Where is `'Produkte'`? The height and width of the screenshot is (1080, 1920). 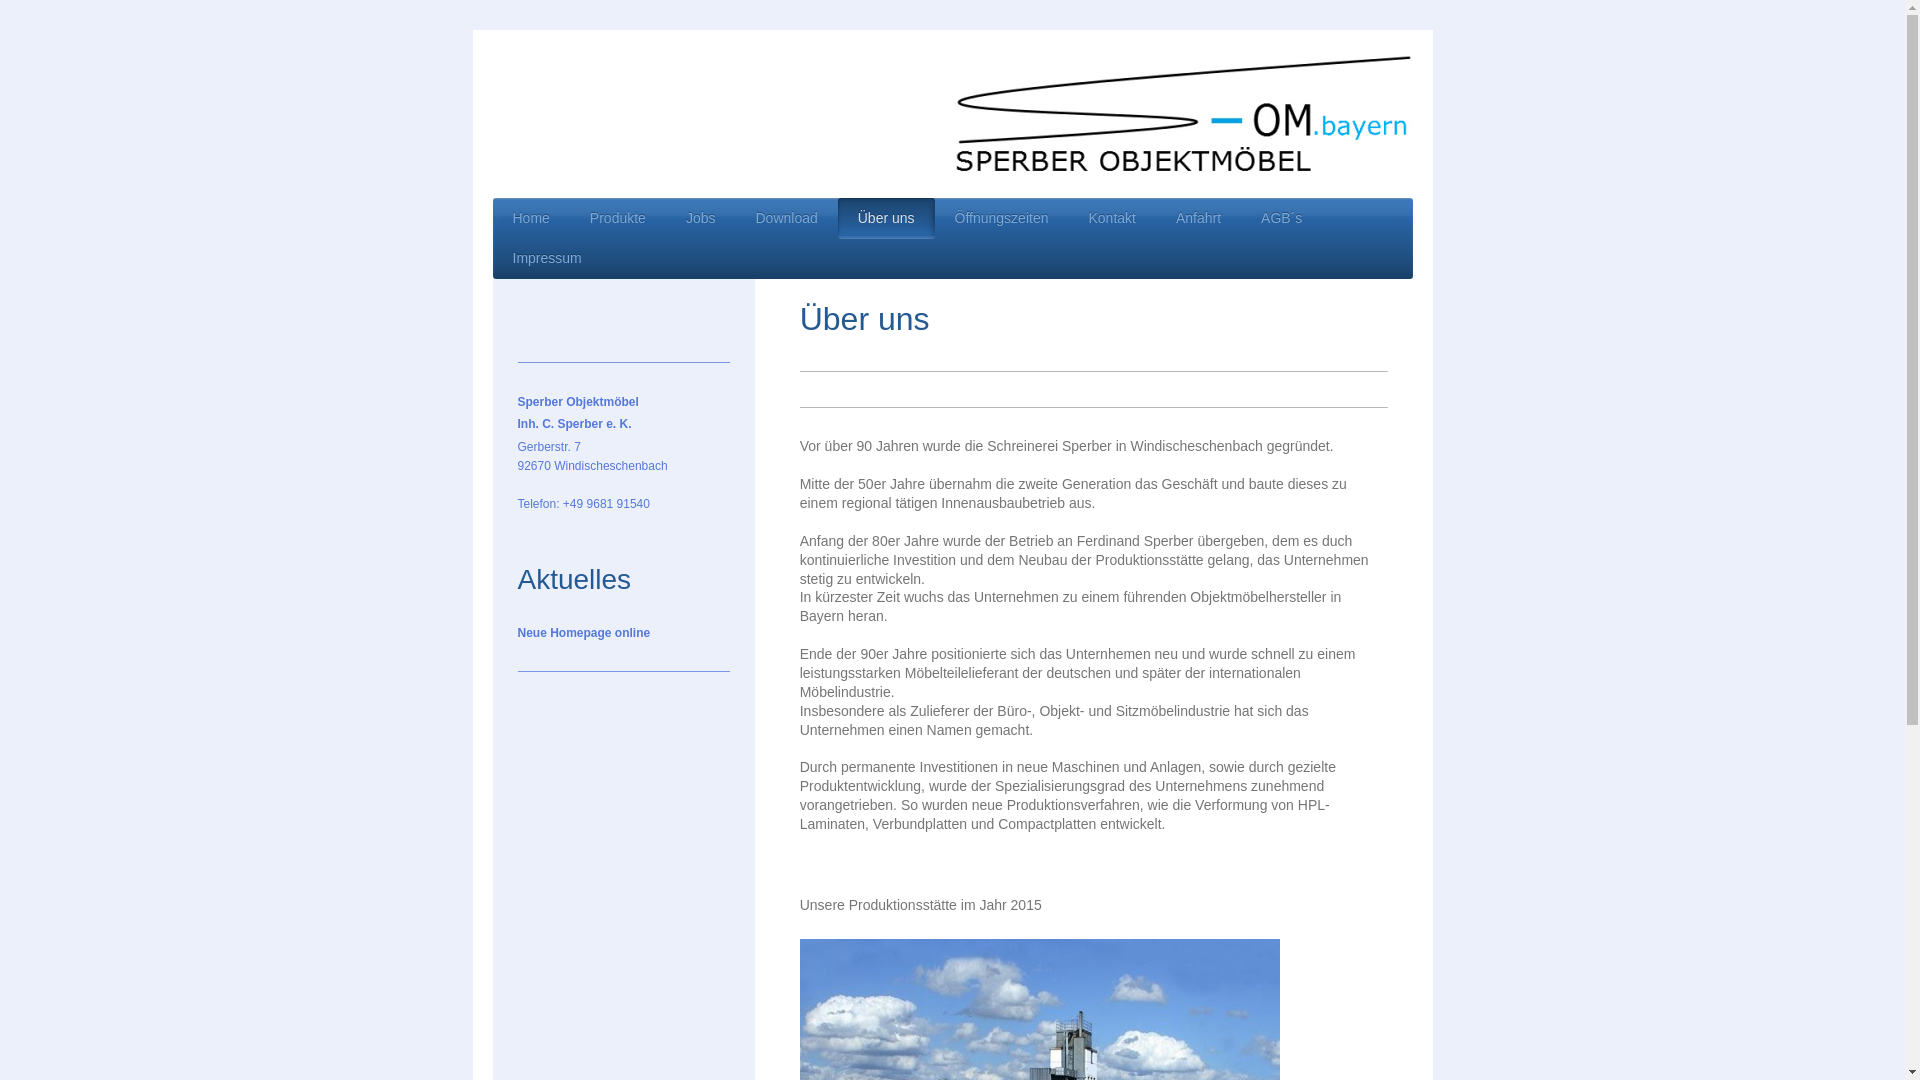 'Produkte' is located at coordinates (617, 218).